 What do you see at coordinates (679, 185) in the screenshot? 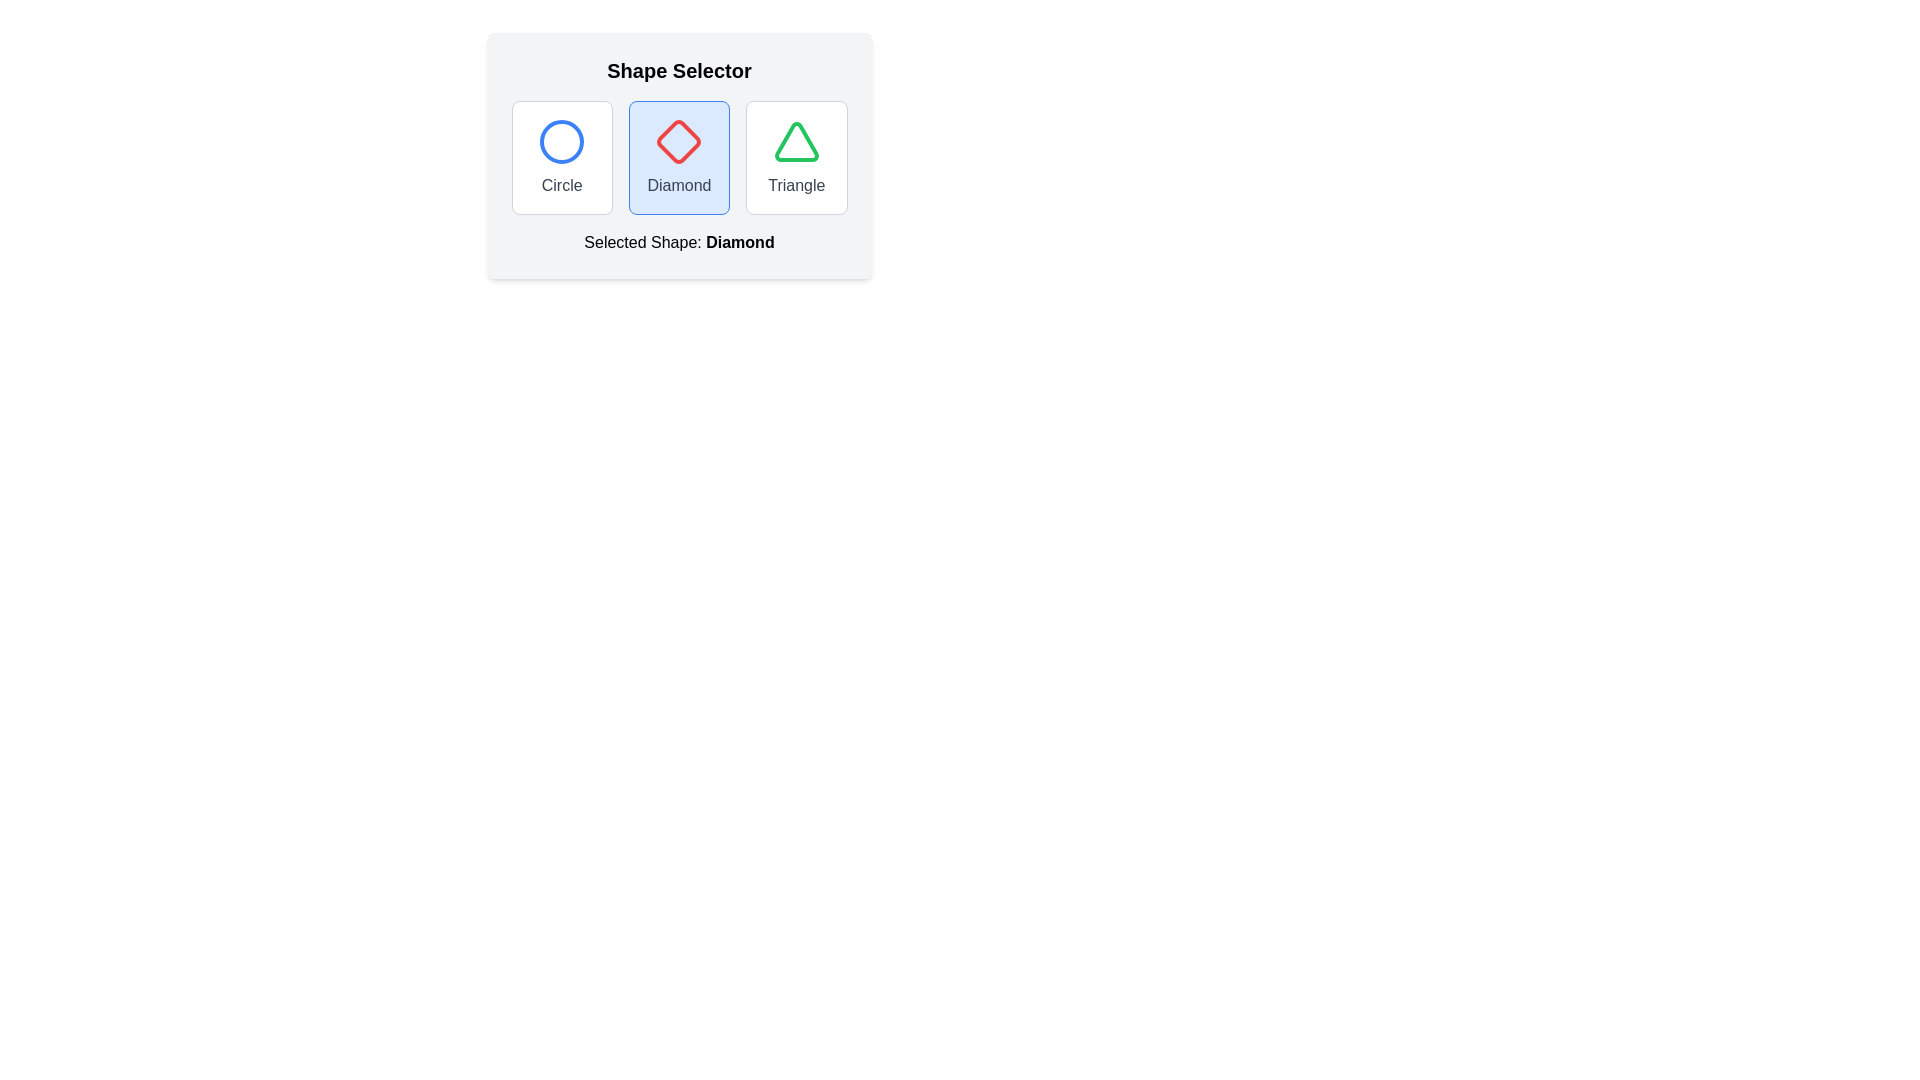
I see `the text label located immediately below the diamond icon in the middle selectable option of a group of three shape options` at bounding box center [679, 185].